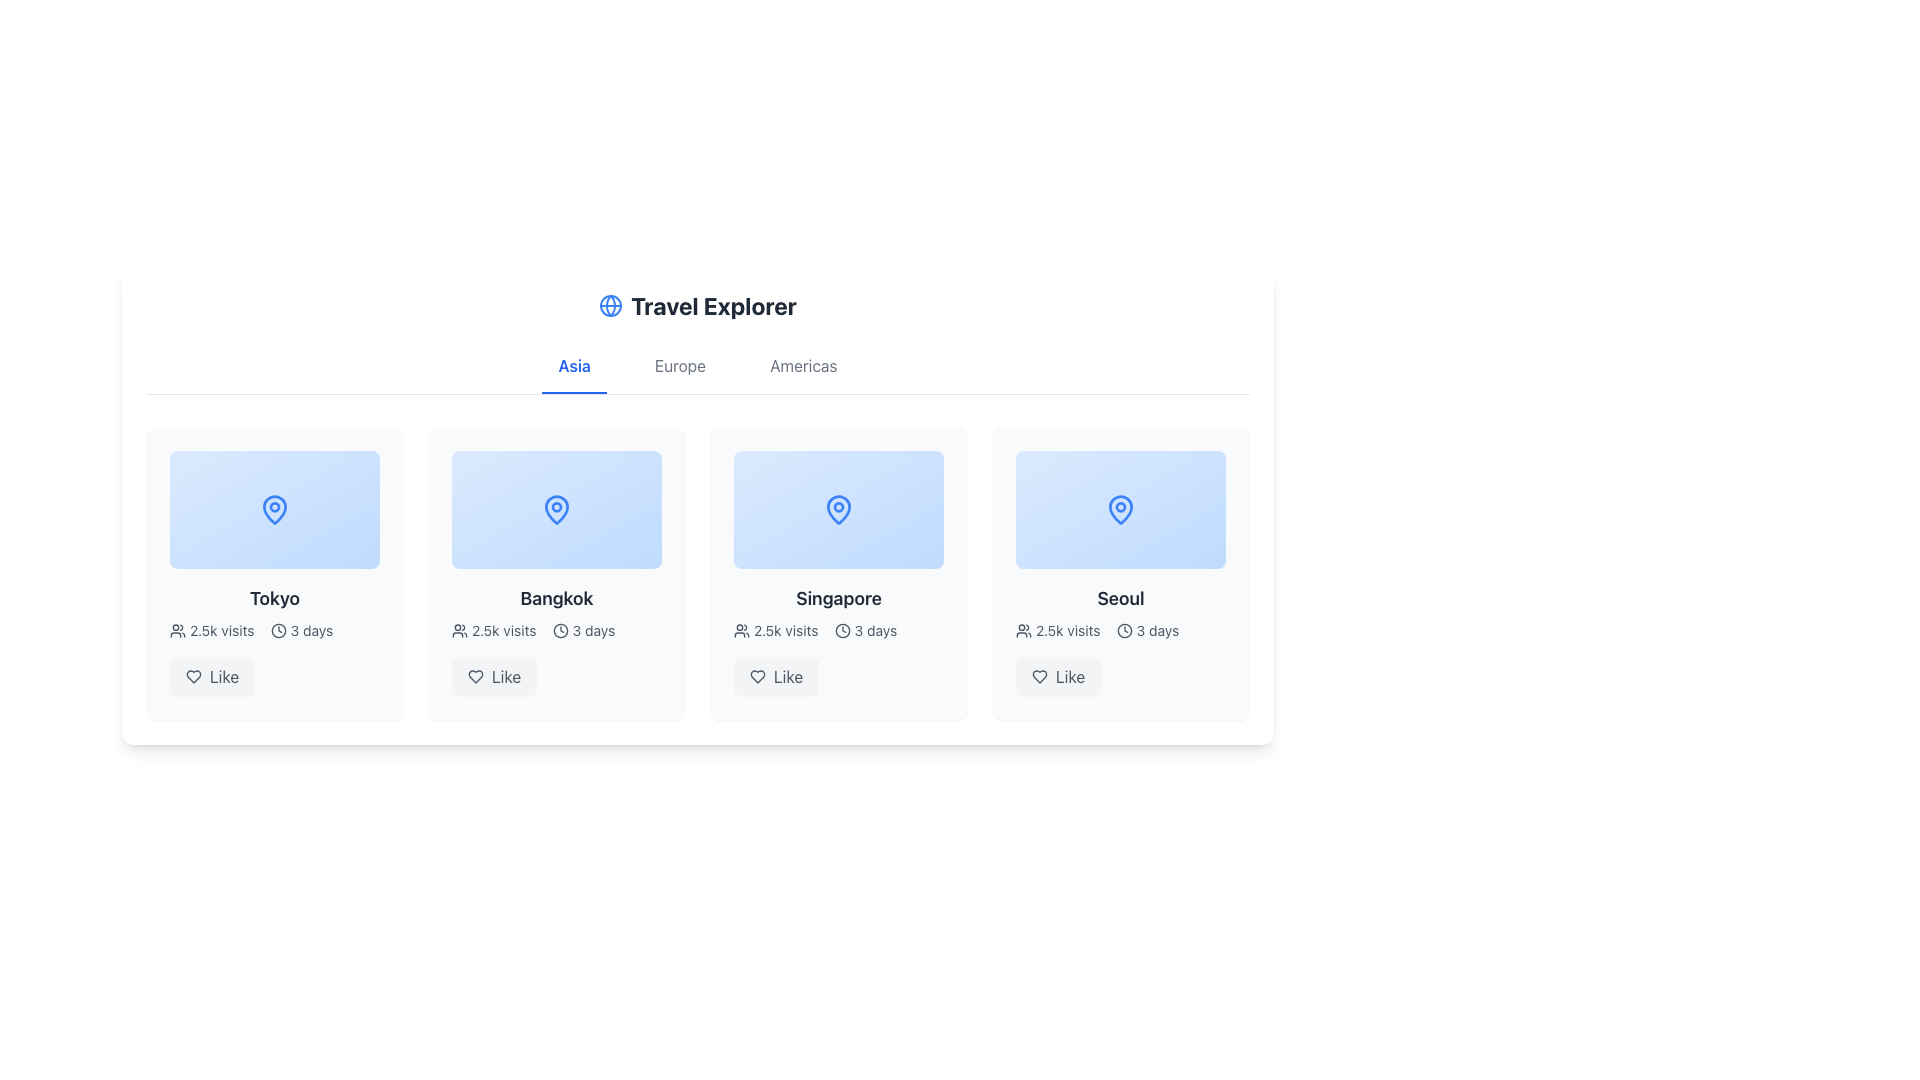 The height and width of the screenshot is (1080, 1920). Describe the element at coordinates (212, 676) in the screenshot. I see `the like button located at the bottom-left corner of the 'Tokyo' card, positioned below the text '2.5k visits 3 days' to express appreciation for the item` at that location.